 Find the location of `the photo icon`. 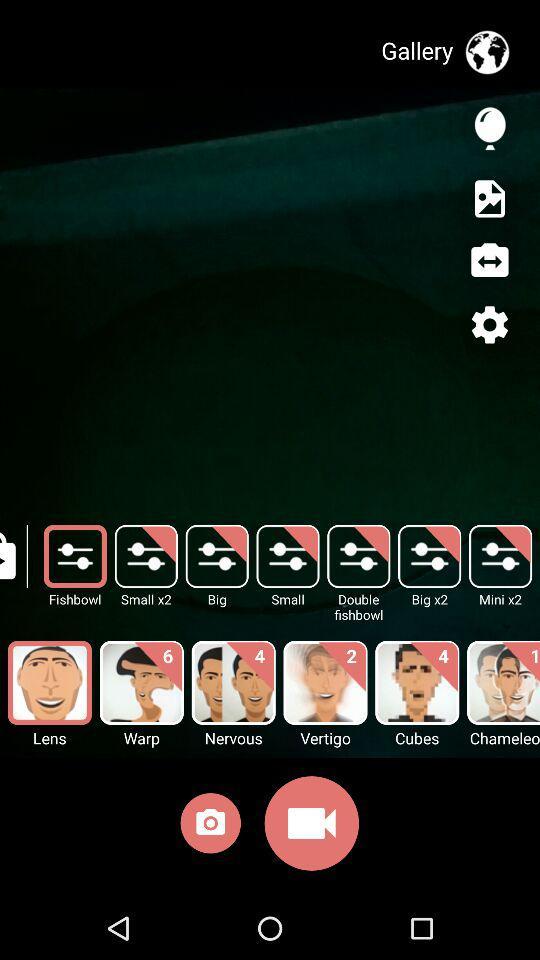

the photo icon is located at coordinates (209, 827).